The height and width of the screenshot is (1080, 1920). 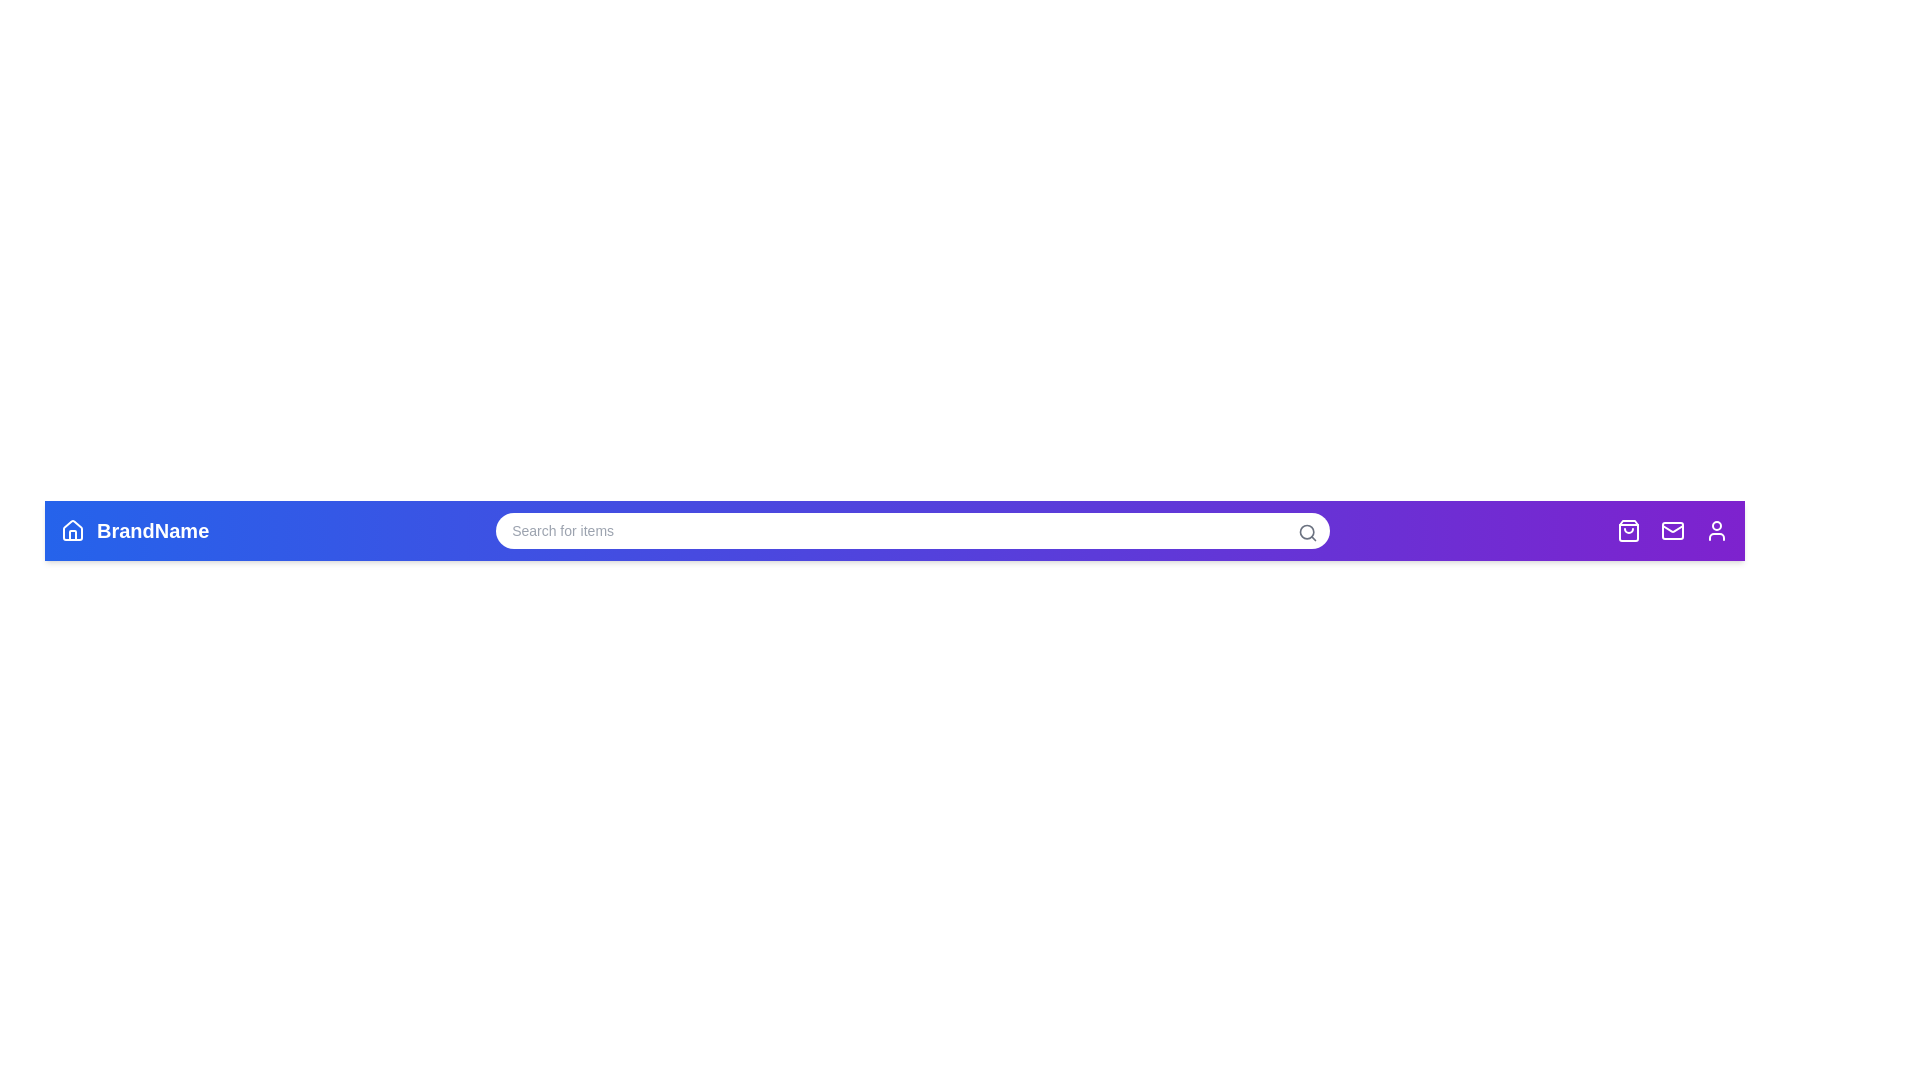 What do you see at coordinates (72, 530) in the screenshot?
I see `the Home navigation icon` at bounding box center [72, 530].